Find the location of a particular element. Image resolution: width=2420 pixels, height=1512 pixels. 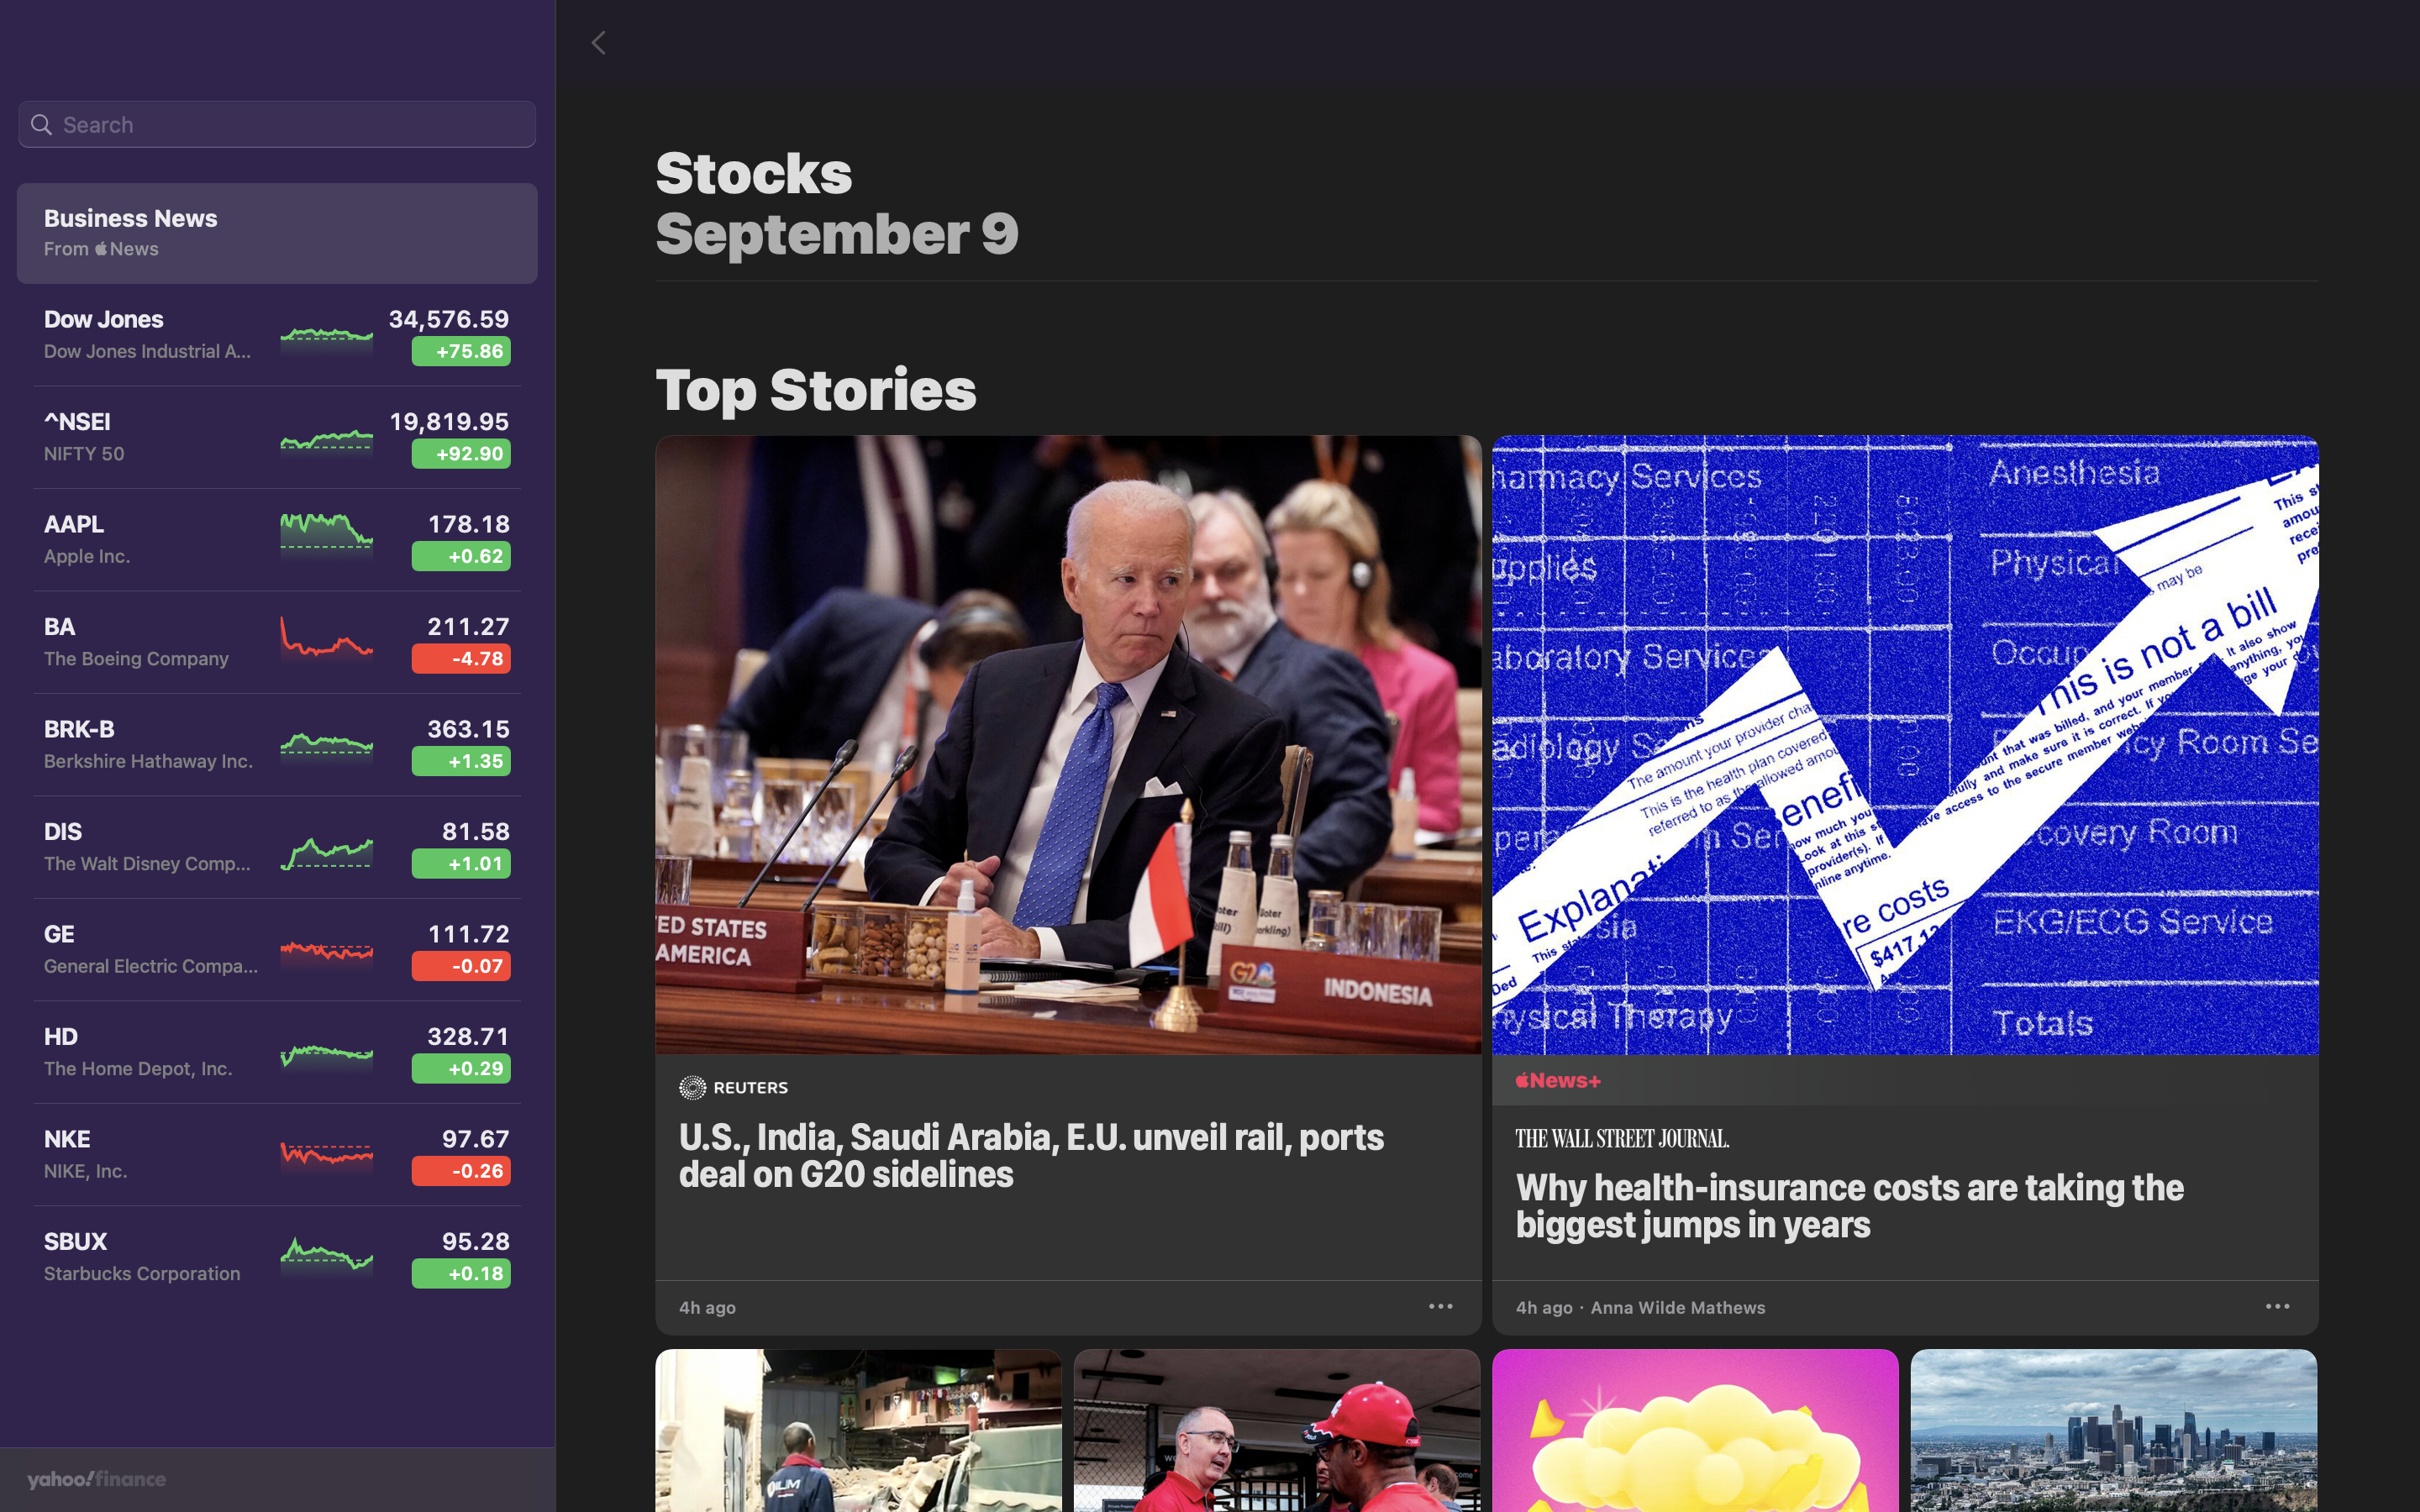

Search for the "Aurora" stock in the bar on top left is located at coordinates (276, 125).